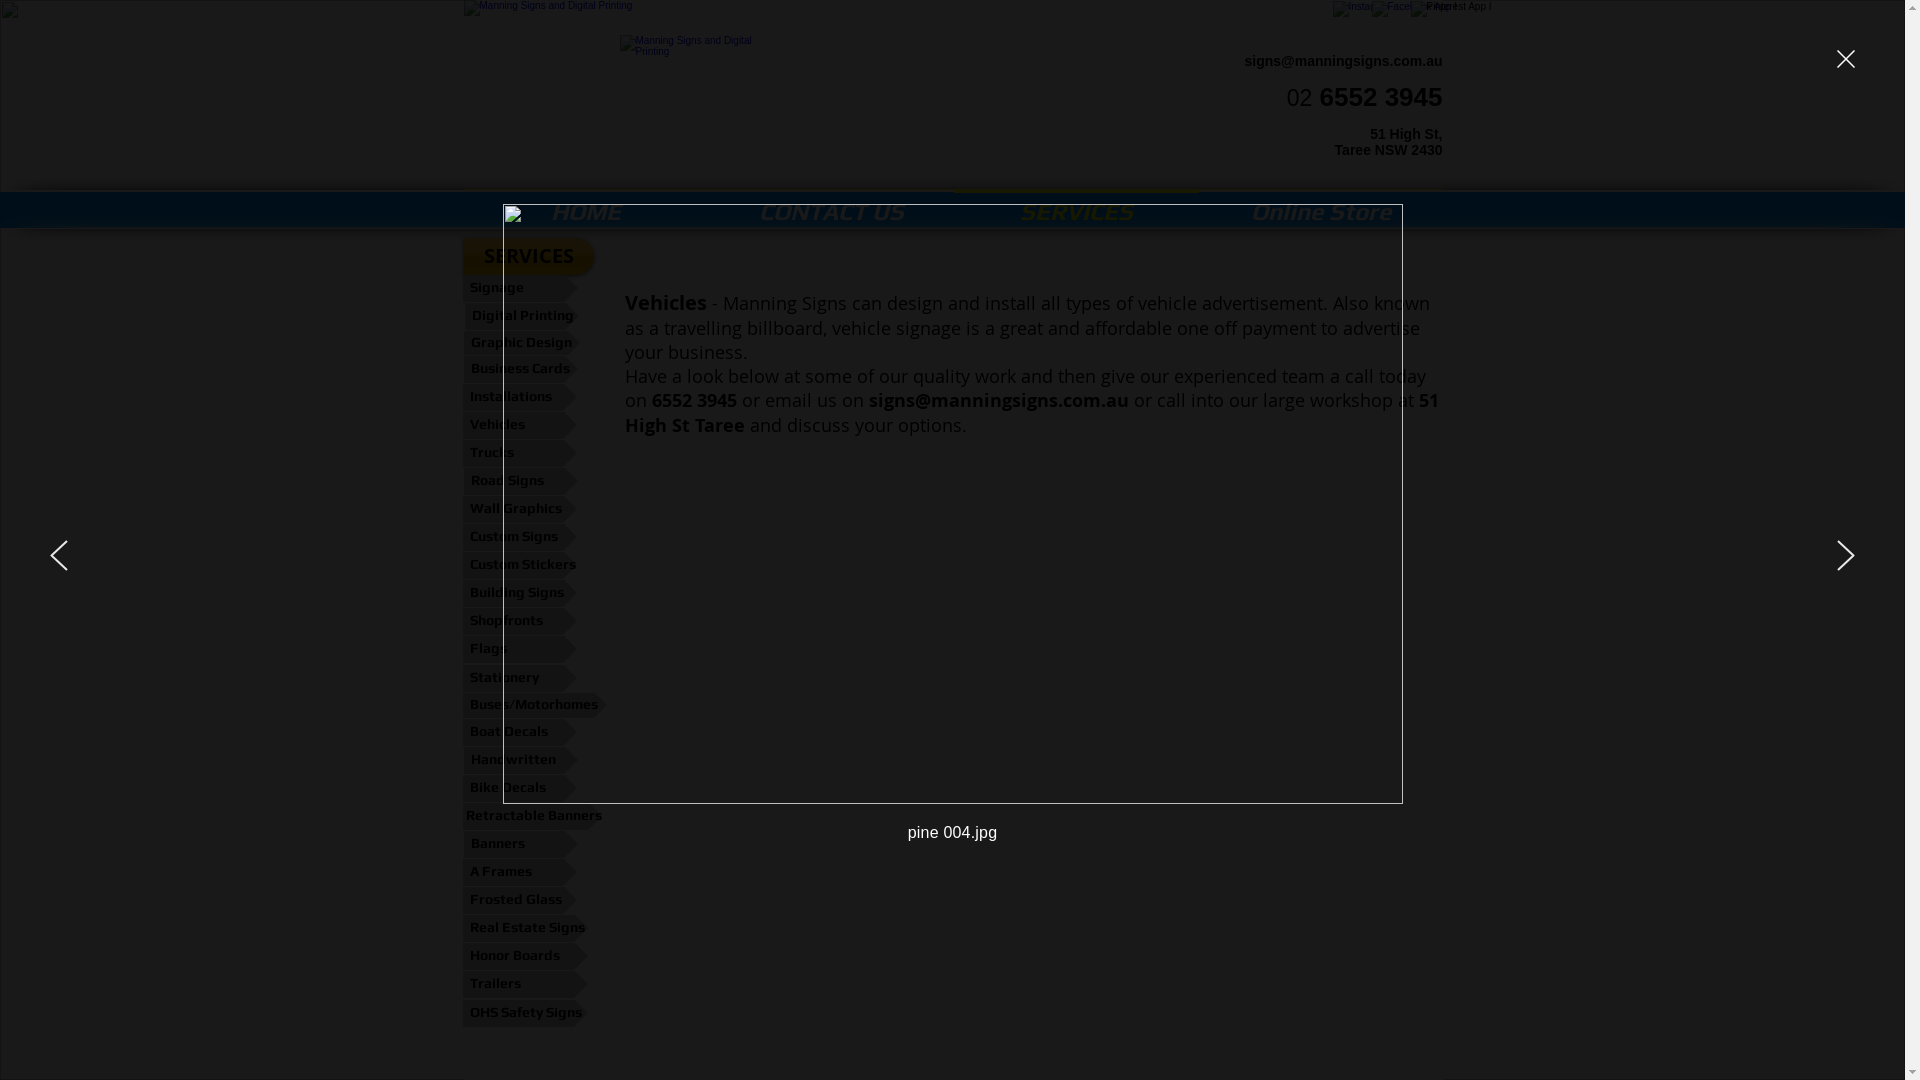 This screenshot has width=1920, height=1080. I want to click on 'Frosted Glass', so click(460, 898).